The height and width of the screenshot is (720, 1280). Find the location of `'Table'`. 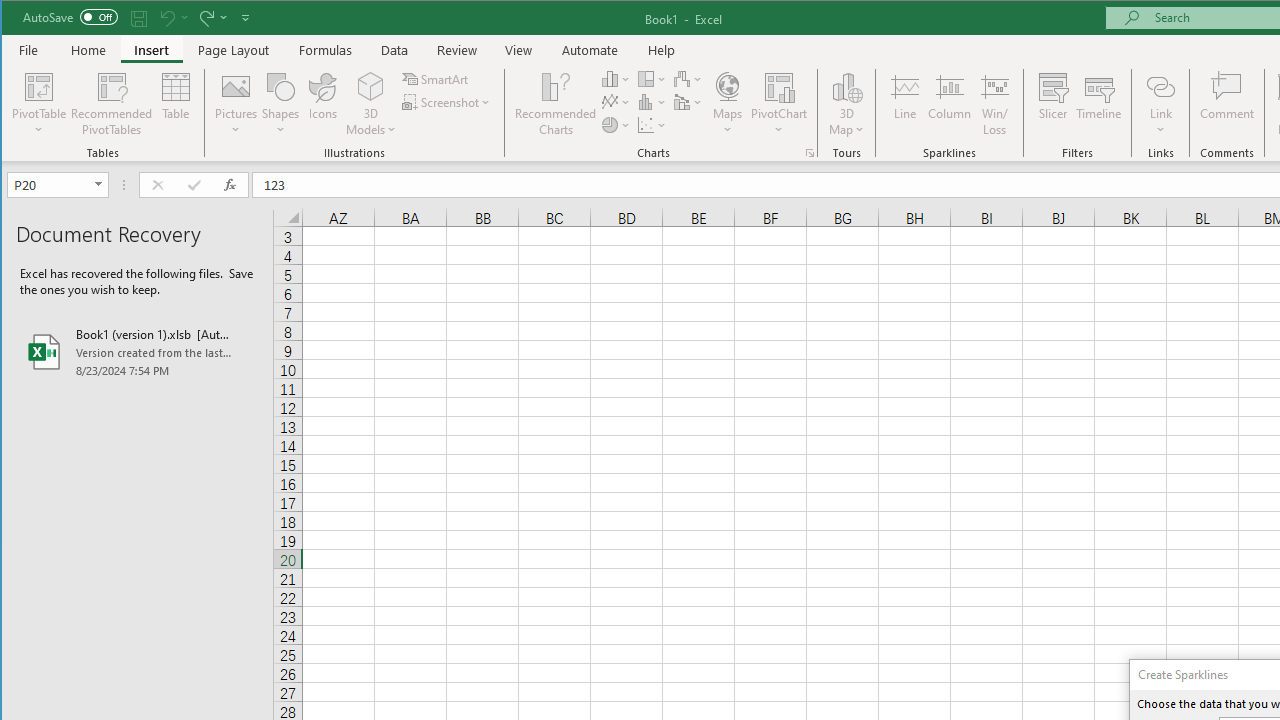

'Table' is located at coordinates (176, 104).